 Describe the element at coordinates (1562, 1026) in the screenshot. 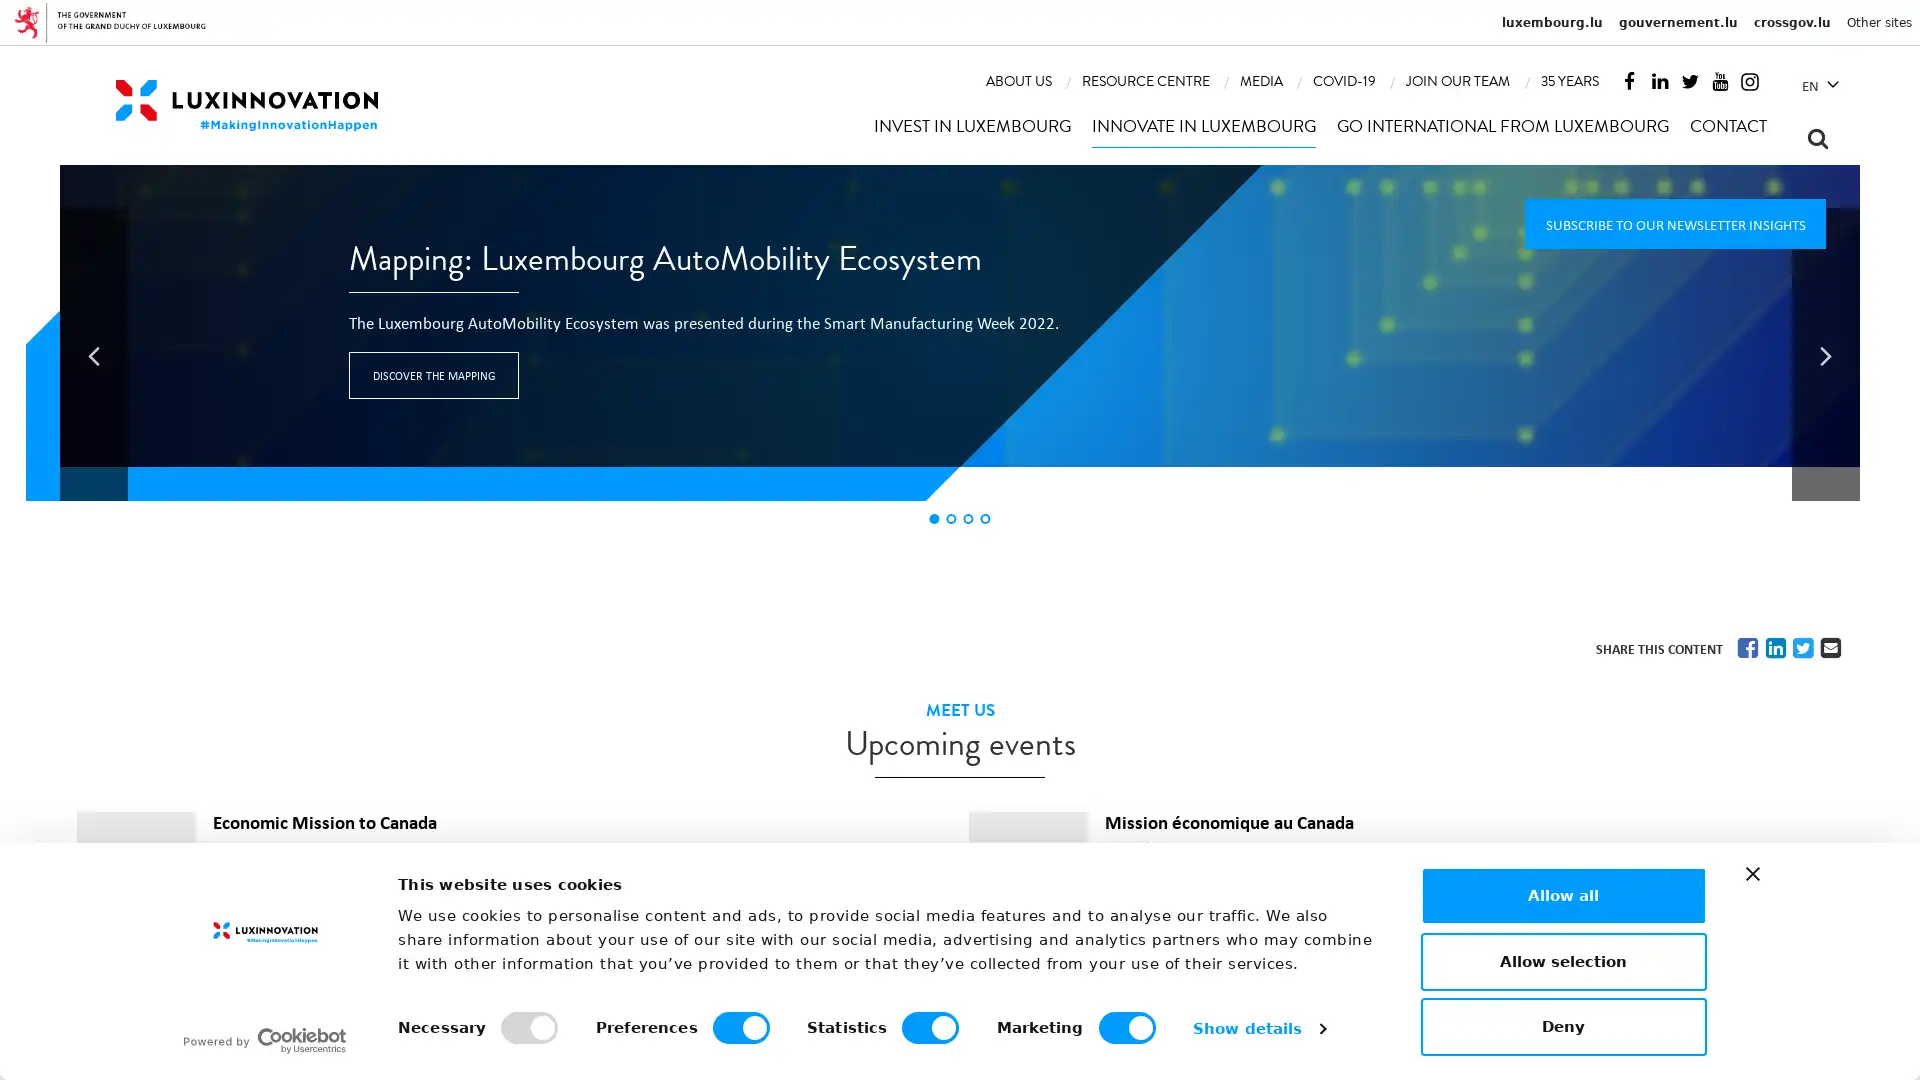

I see `Deny` at that location.